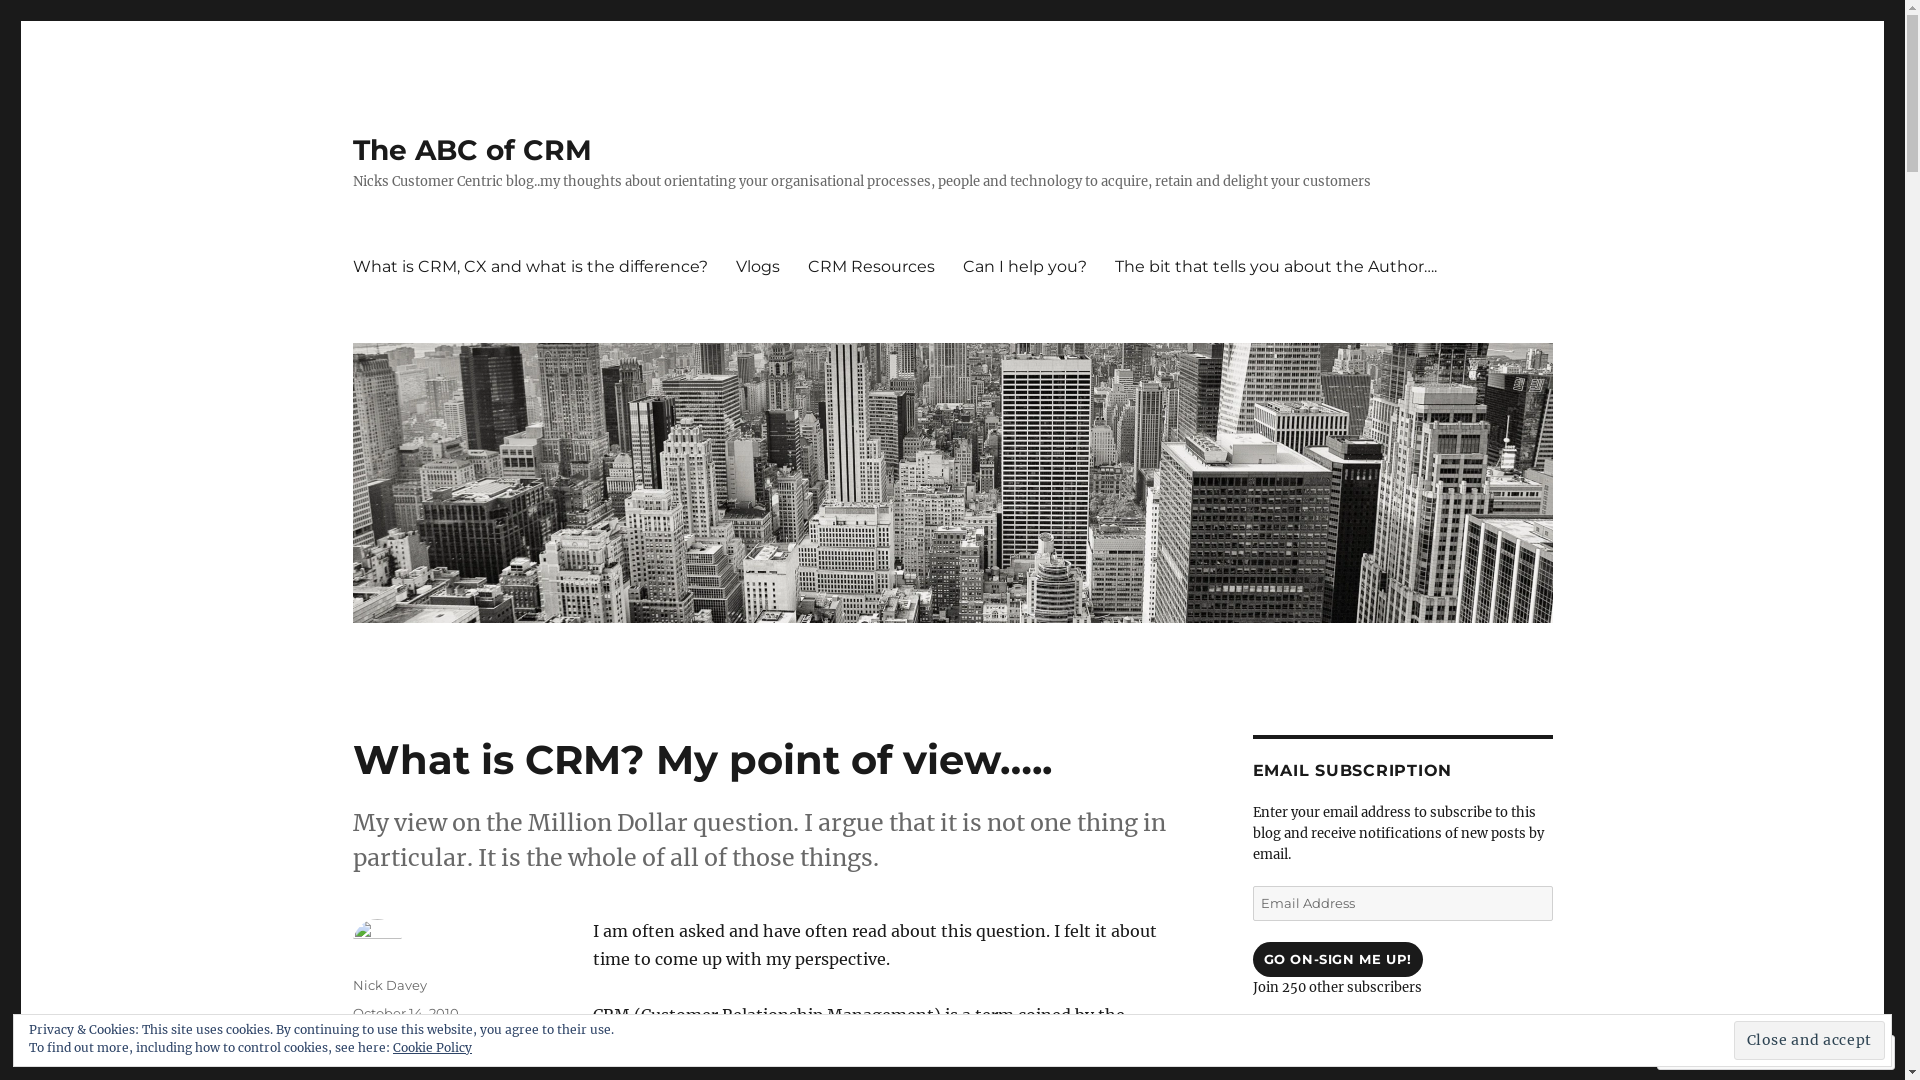  I want to click on 'Comment', so click(1664, 1051).